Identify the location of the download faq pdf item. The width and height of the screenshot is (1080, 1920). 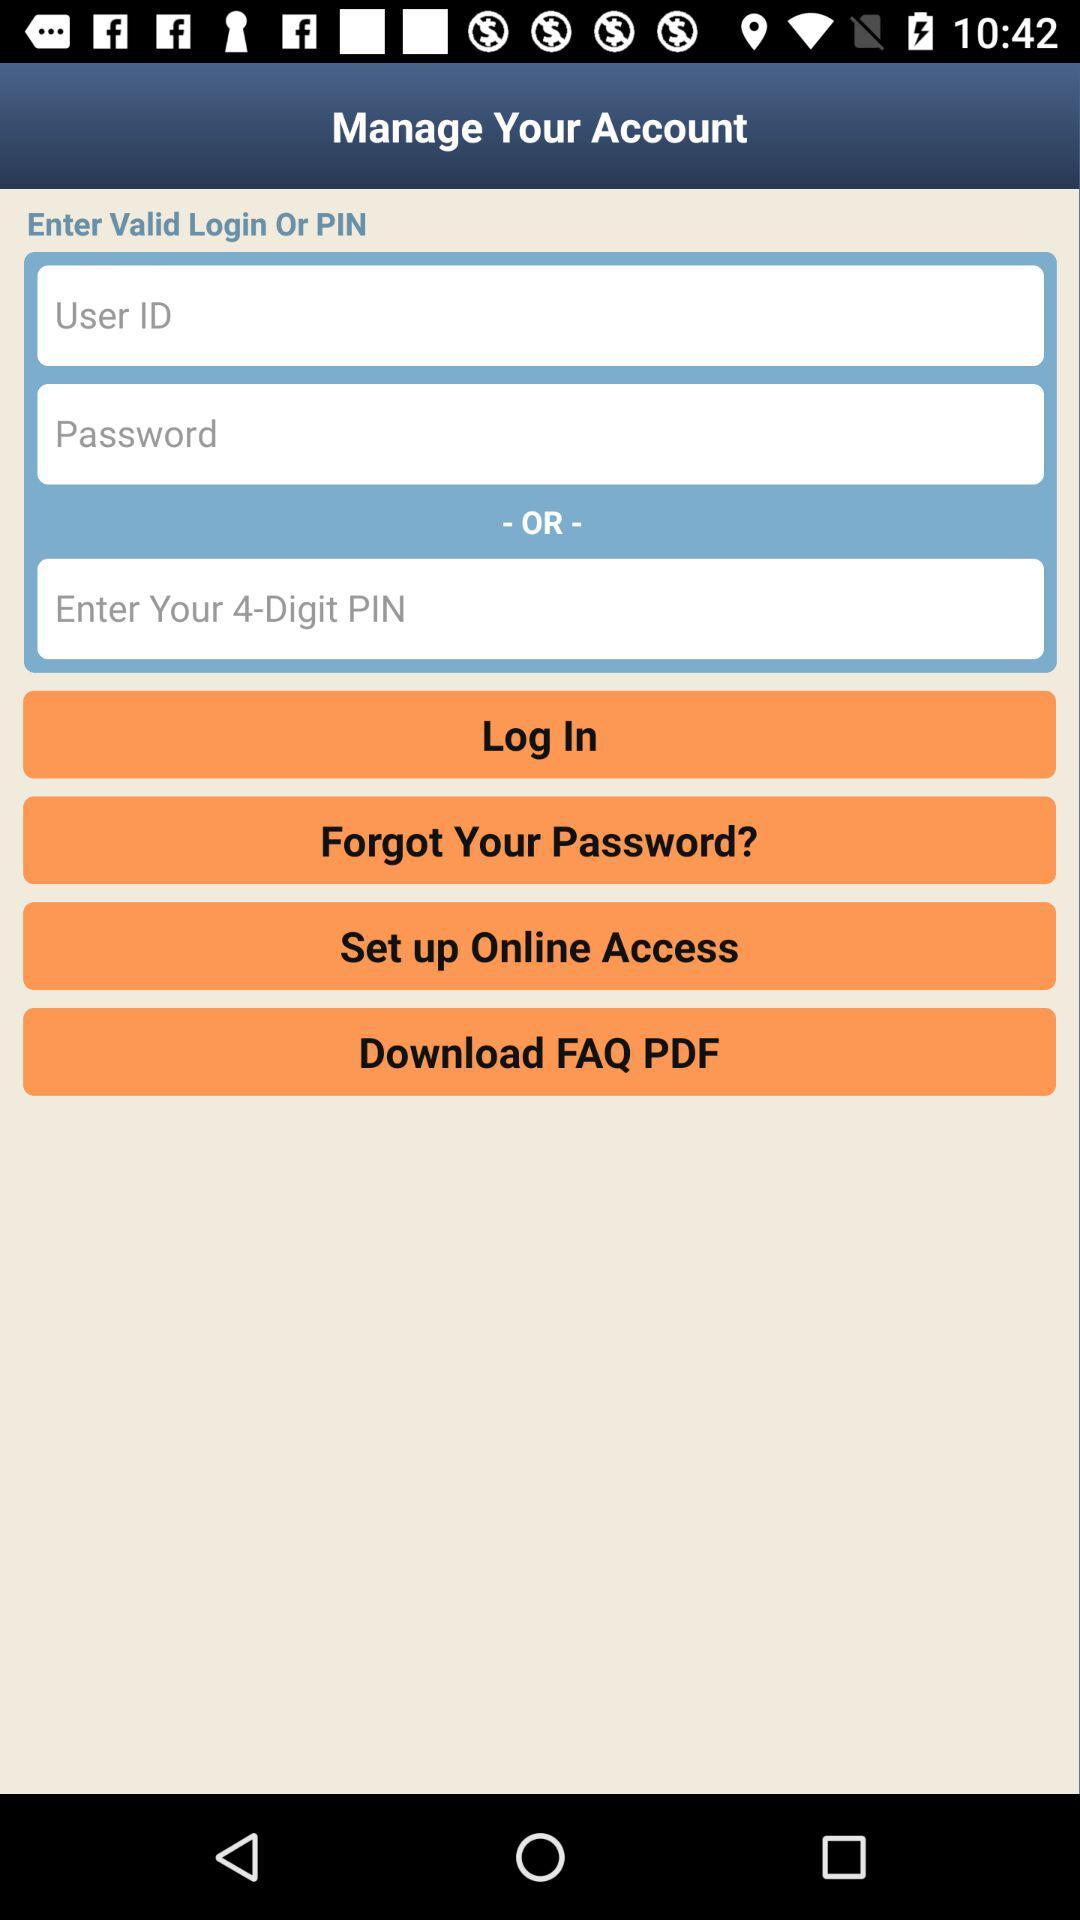
(538, 1050).